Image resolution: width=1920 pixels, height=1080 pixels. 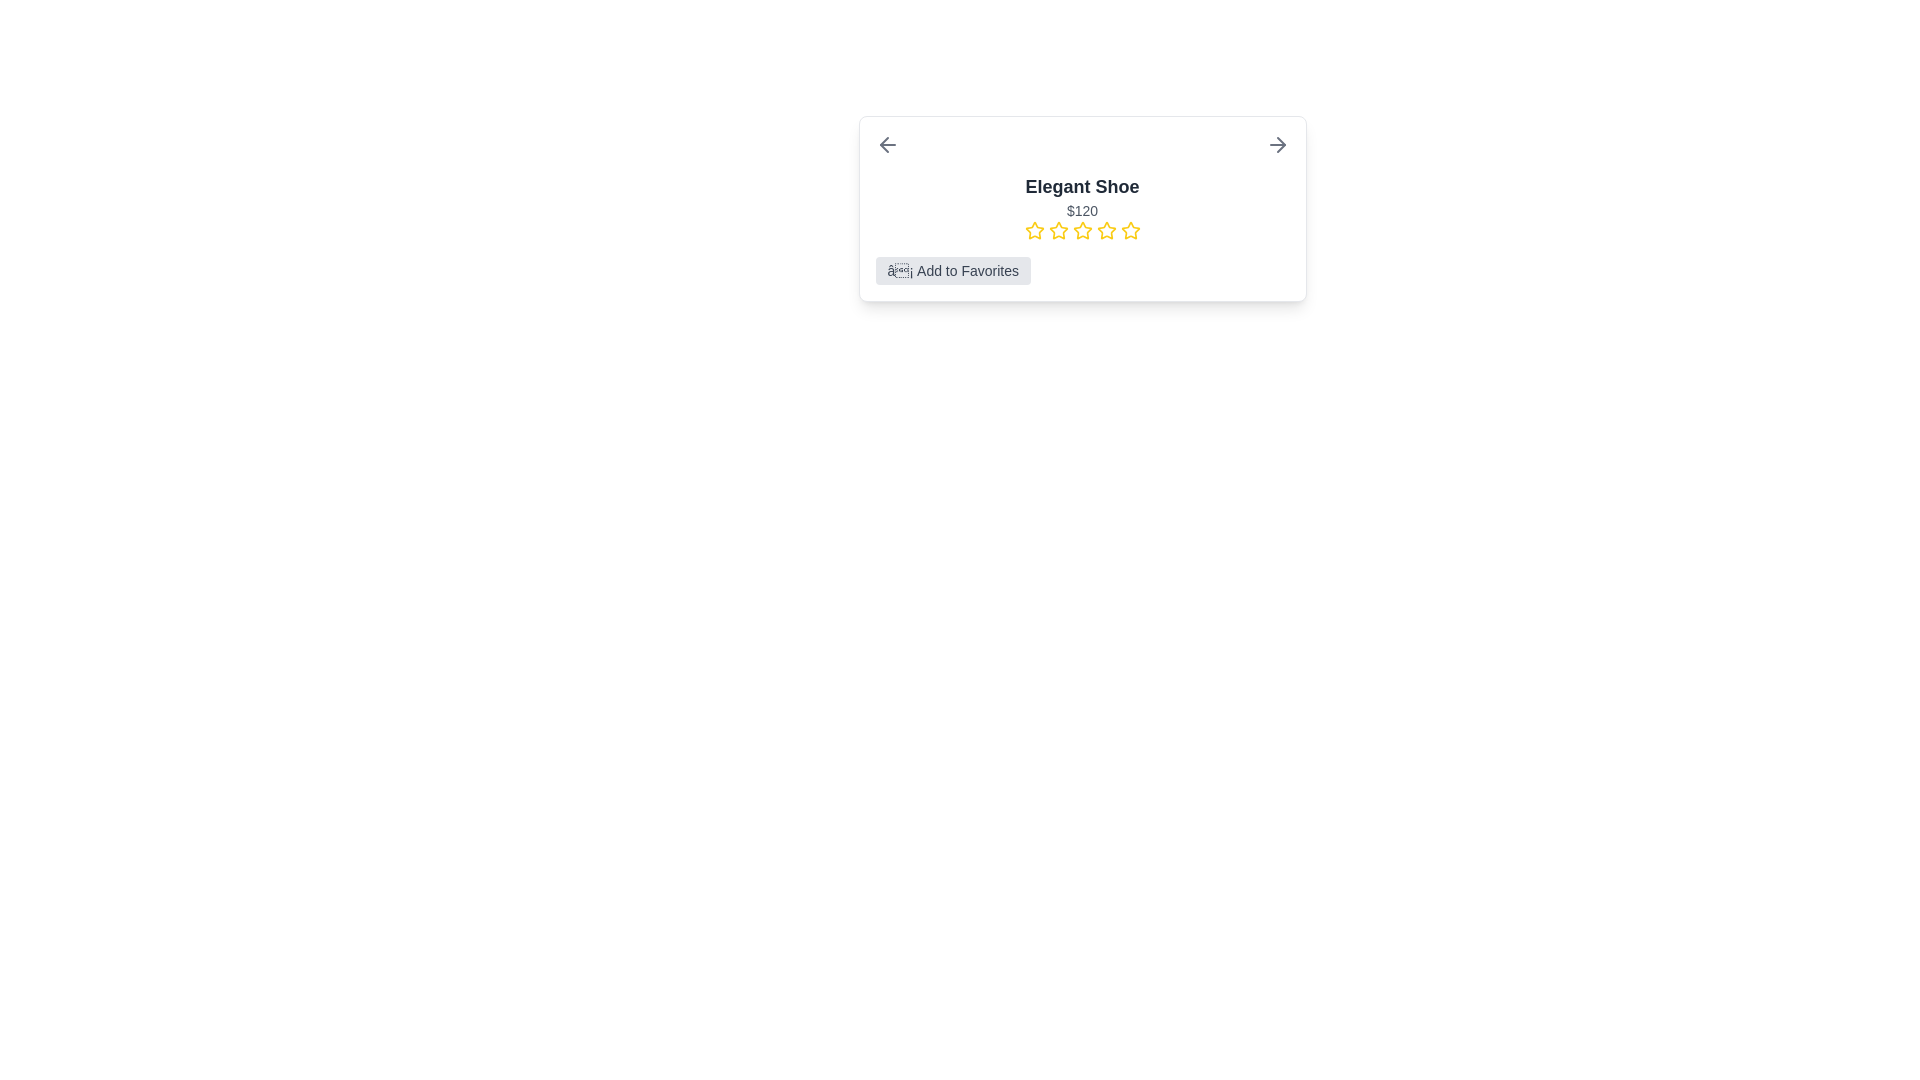 I want to click on the fifth star icon in the rating system for the product 'Elegant Shoe', so click(x=1130, y=229).